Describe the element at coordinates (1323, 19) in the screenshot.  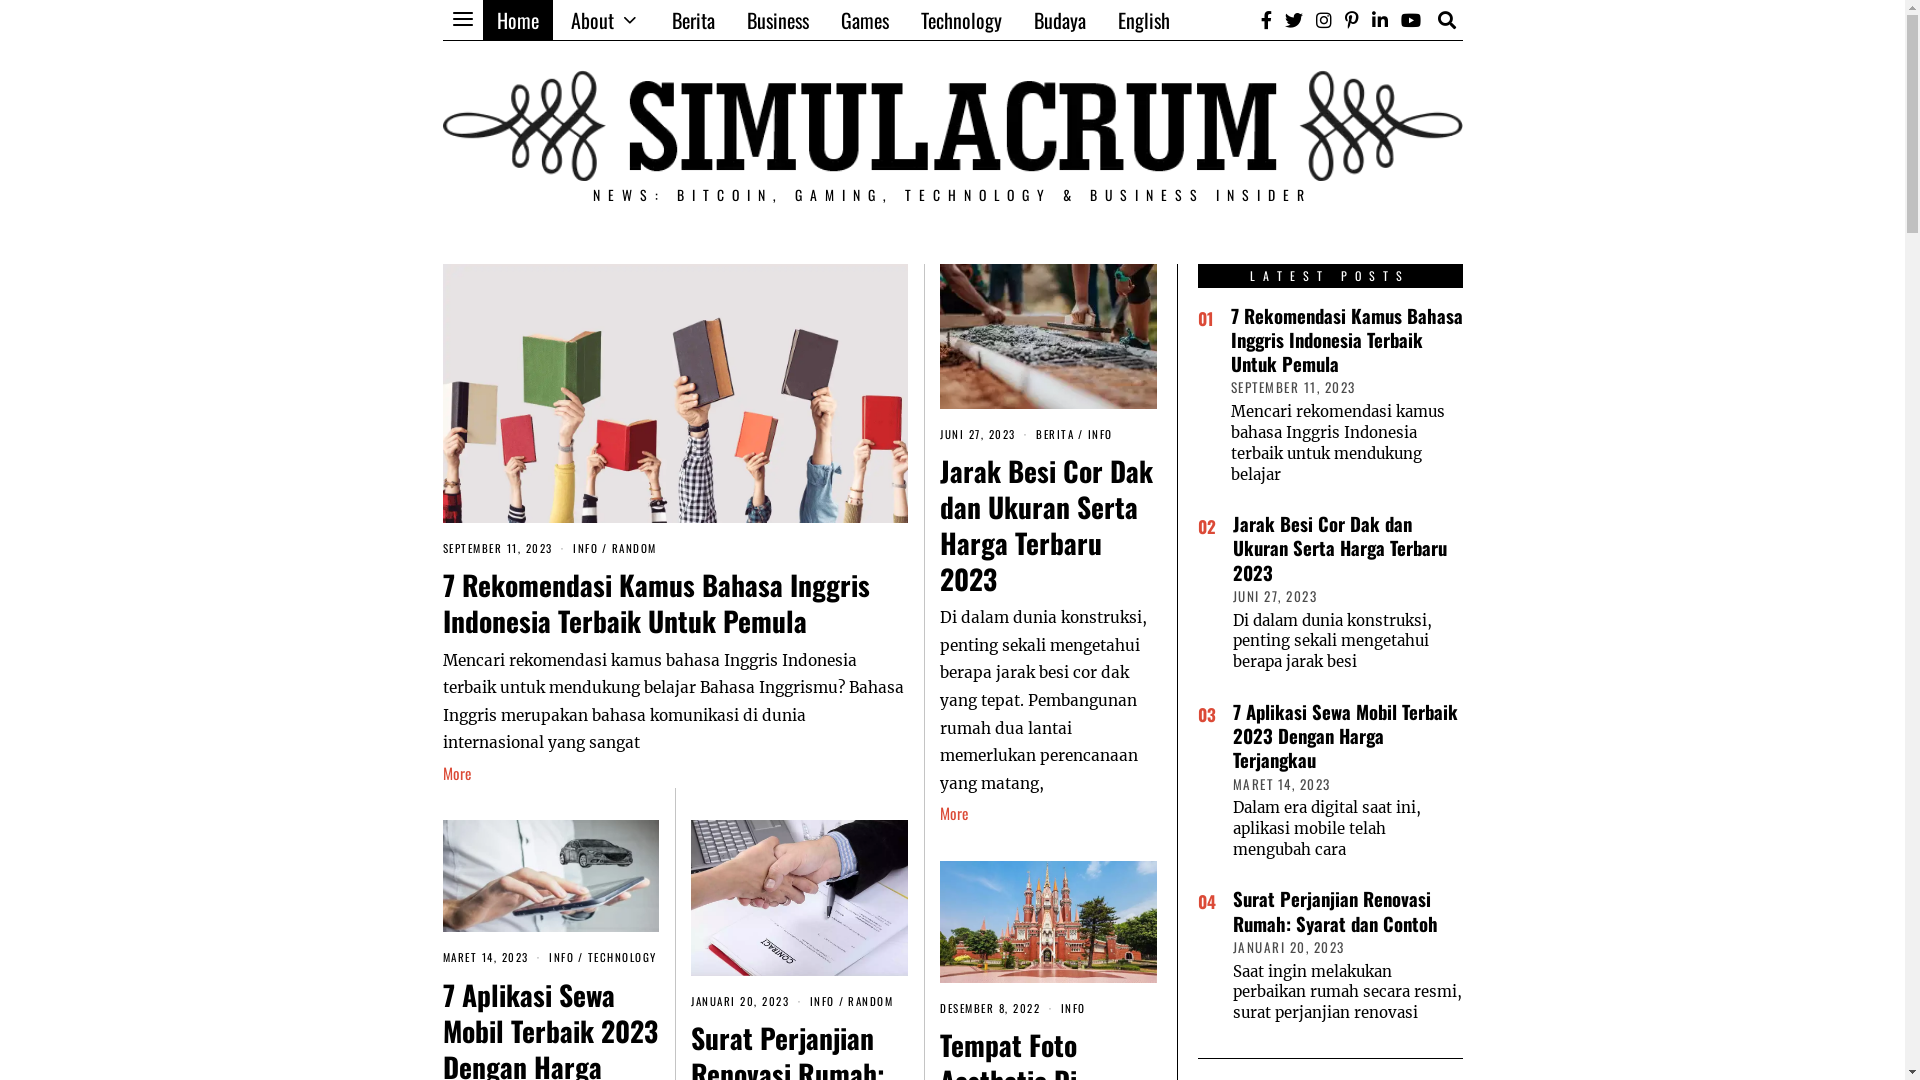
I see `'Instagram'` at that location.